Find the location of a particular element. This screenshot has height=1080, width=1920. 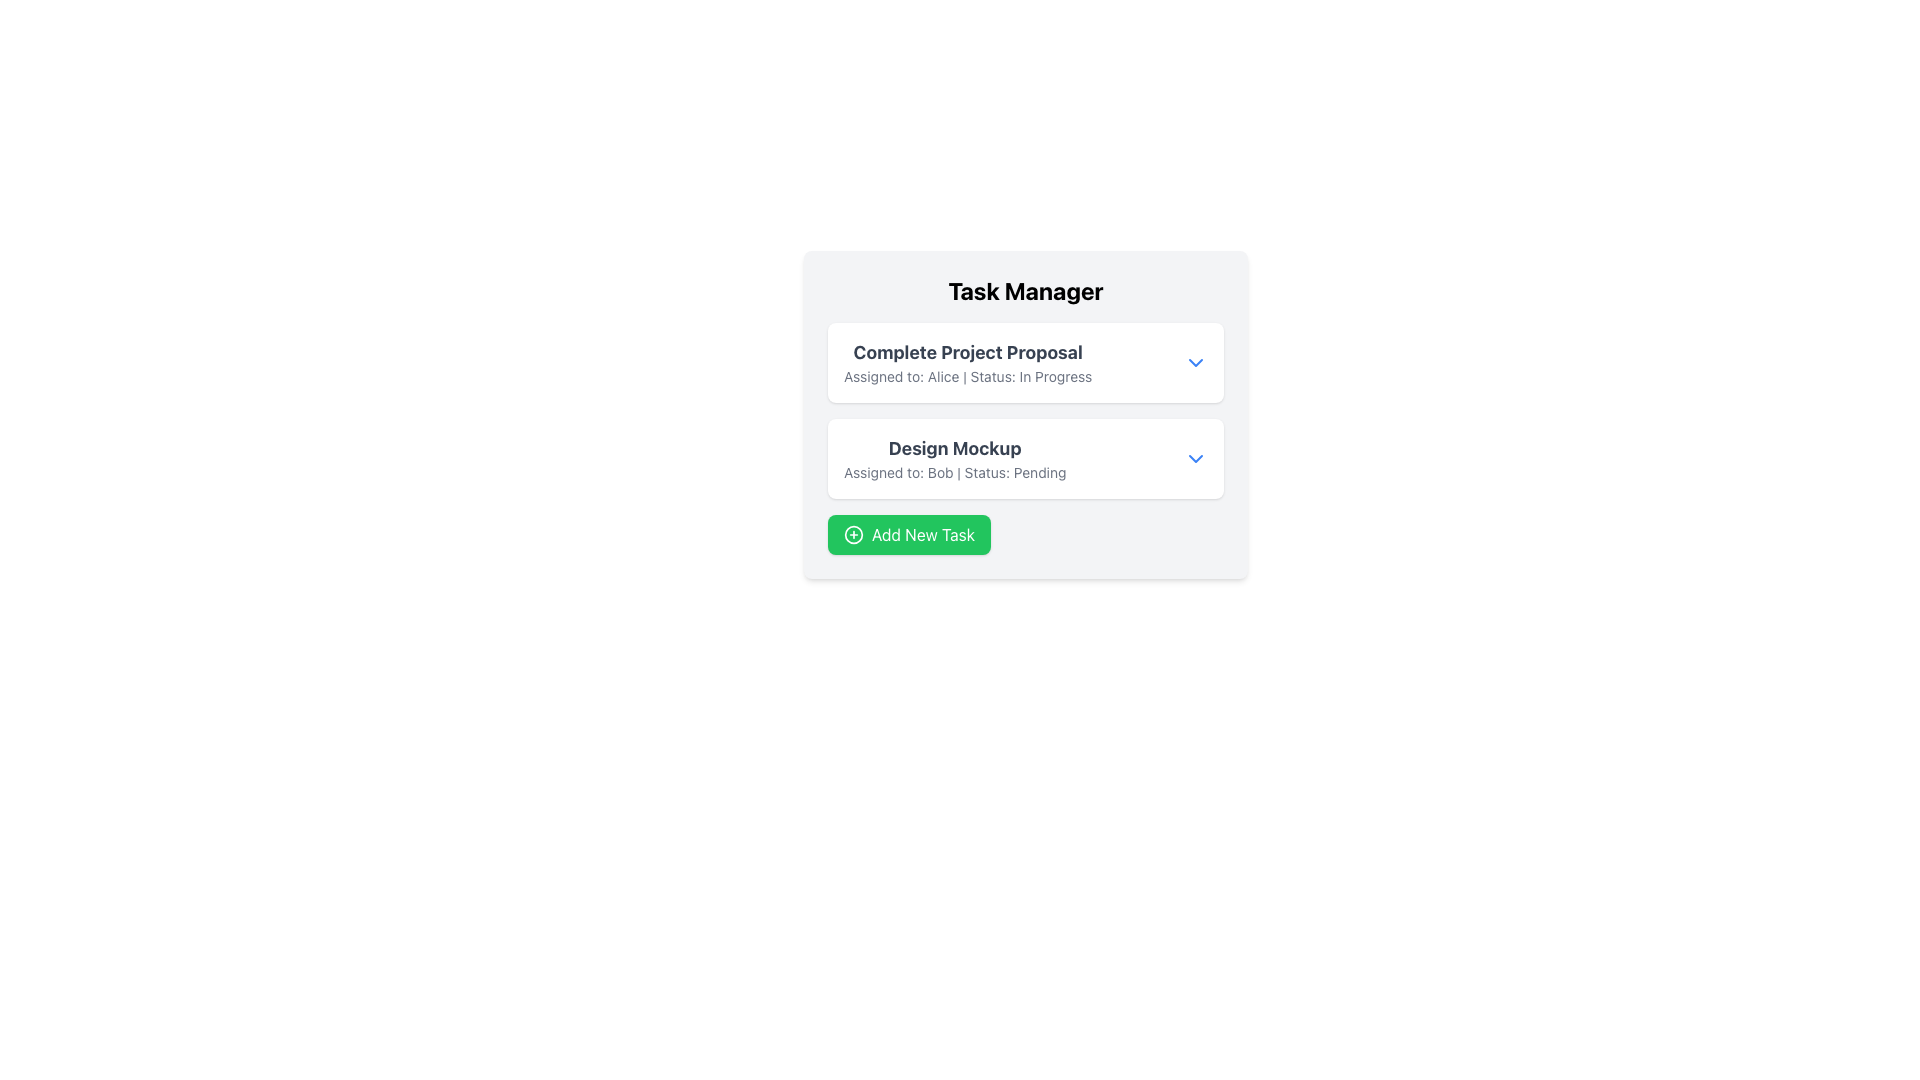

the task information card header displaying 'Complete Project Proposal' and its subtitle 'Assigned to: Alice | Status: In Progress' is located at coordinates (1026, 362).